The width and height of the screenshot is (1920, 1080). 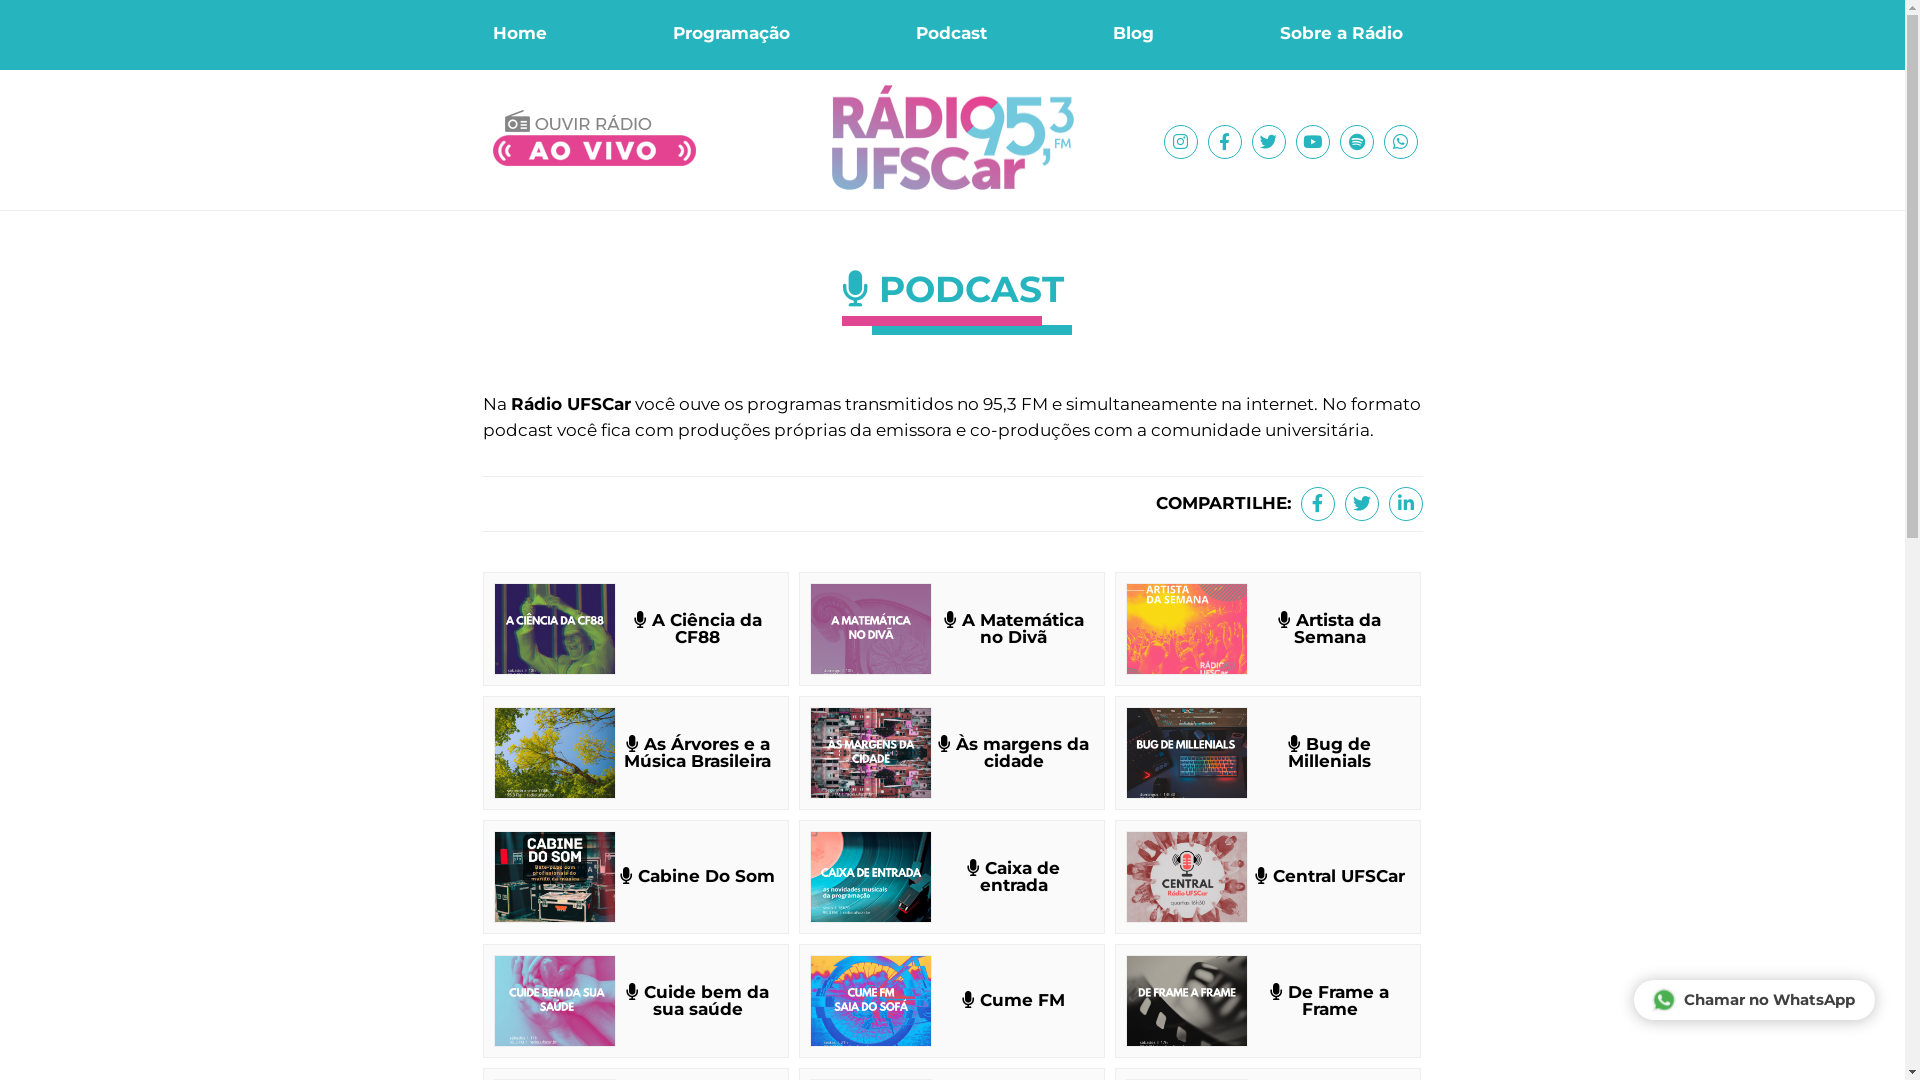 I want to click on 'Twitter', so click(x=1267, y=141).